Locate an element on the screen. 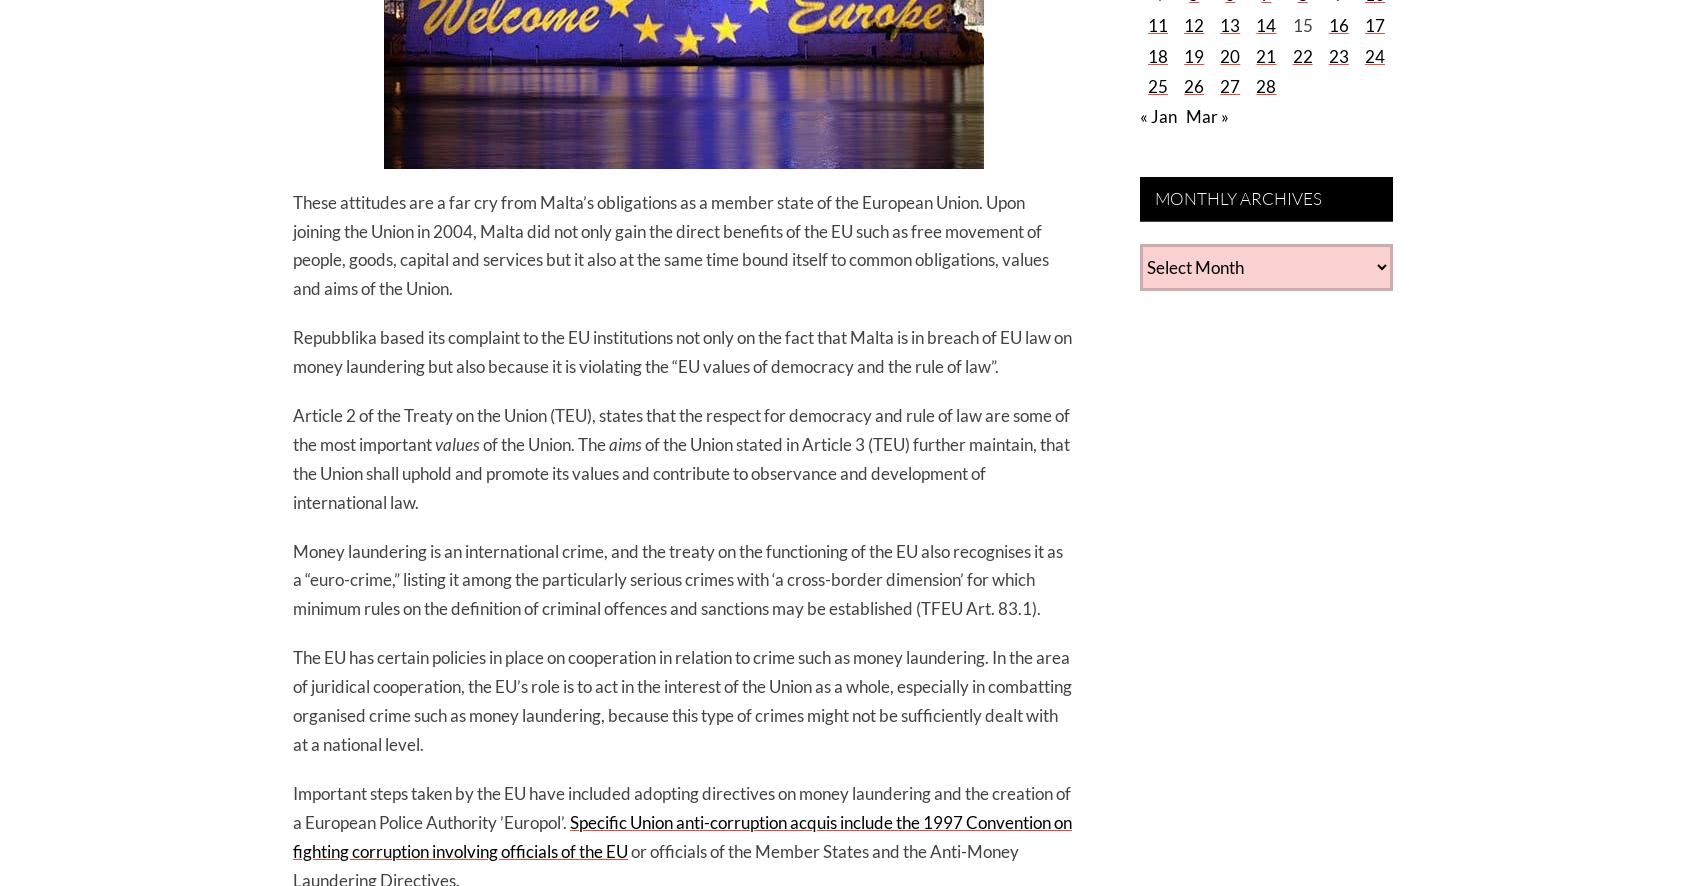 The width and height of the screenshot is (1686, 886). '18' is located at coordinates (1156, 54).